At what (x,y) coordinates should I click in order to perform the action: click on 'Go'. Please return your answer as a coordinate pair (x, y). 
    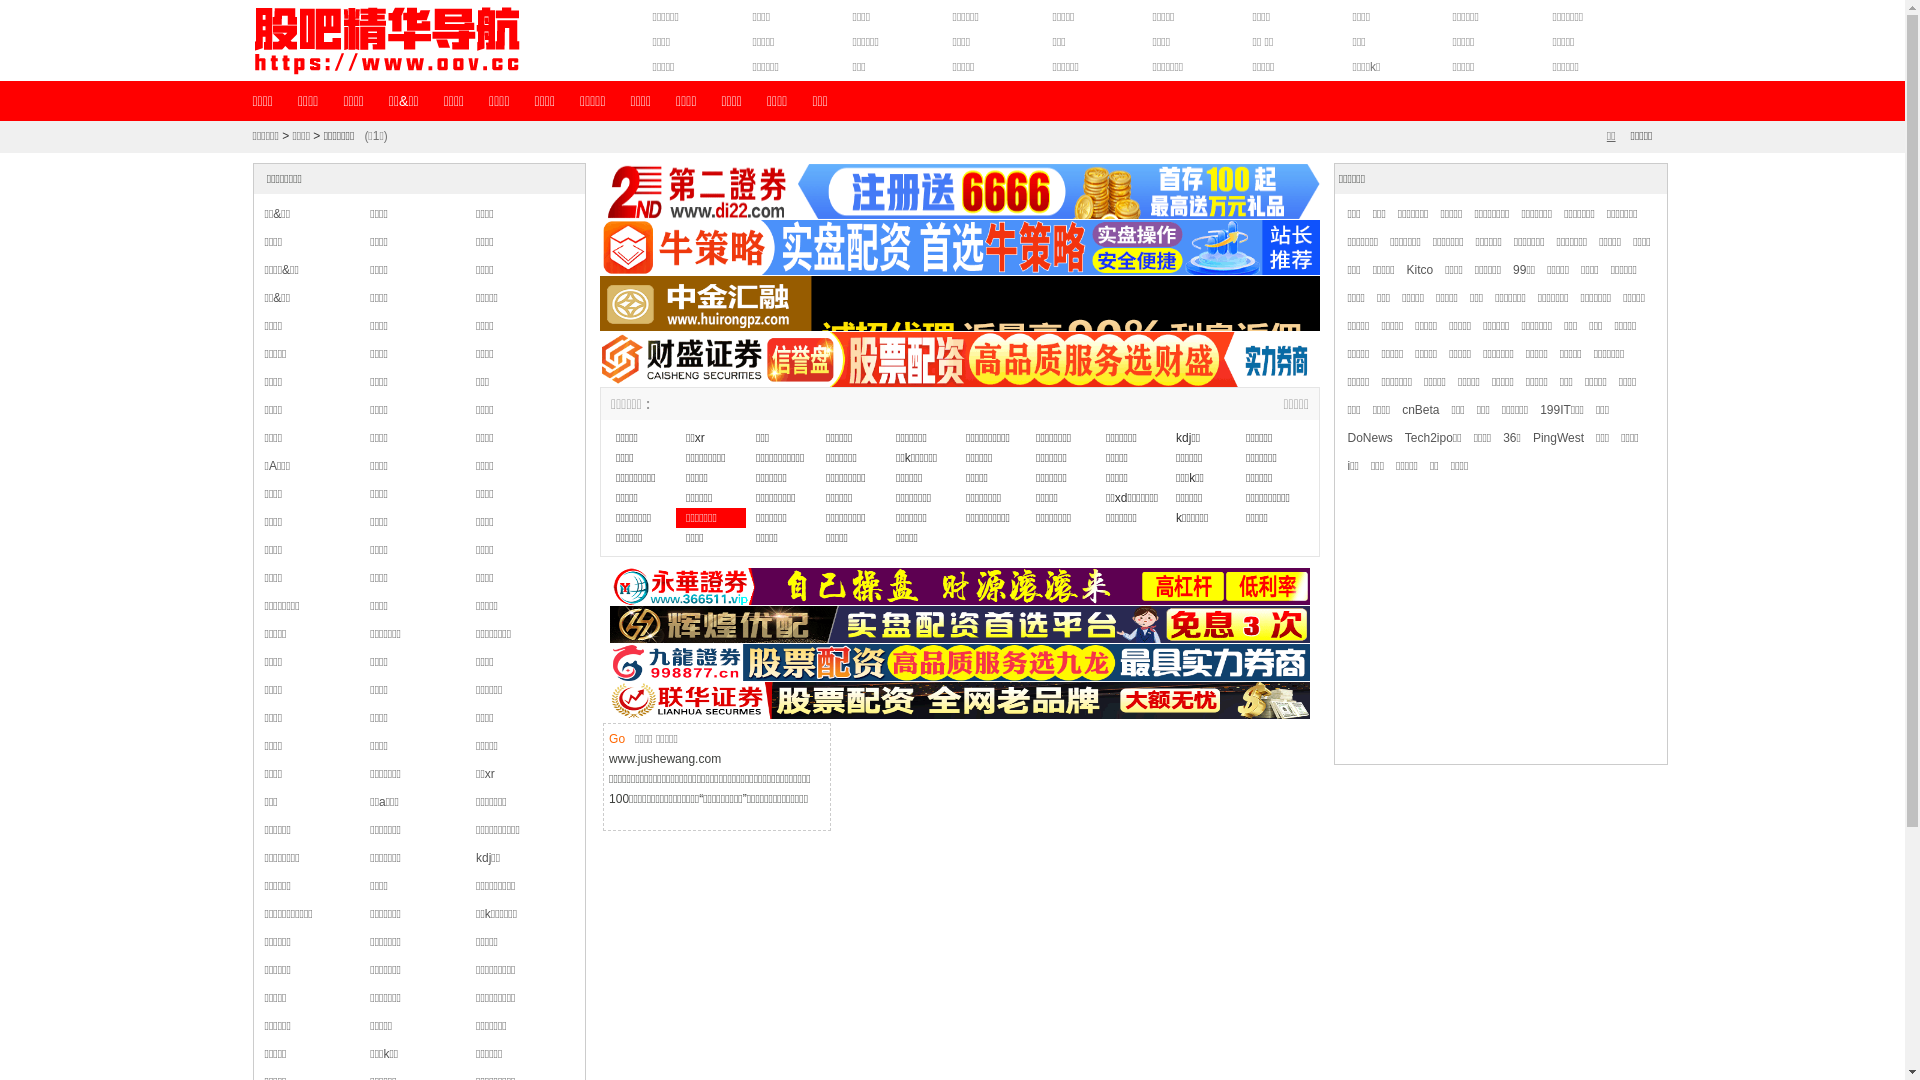
    Looking at the image, I should click on (616, 739).